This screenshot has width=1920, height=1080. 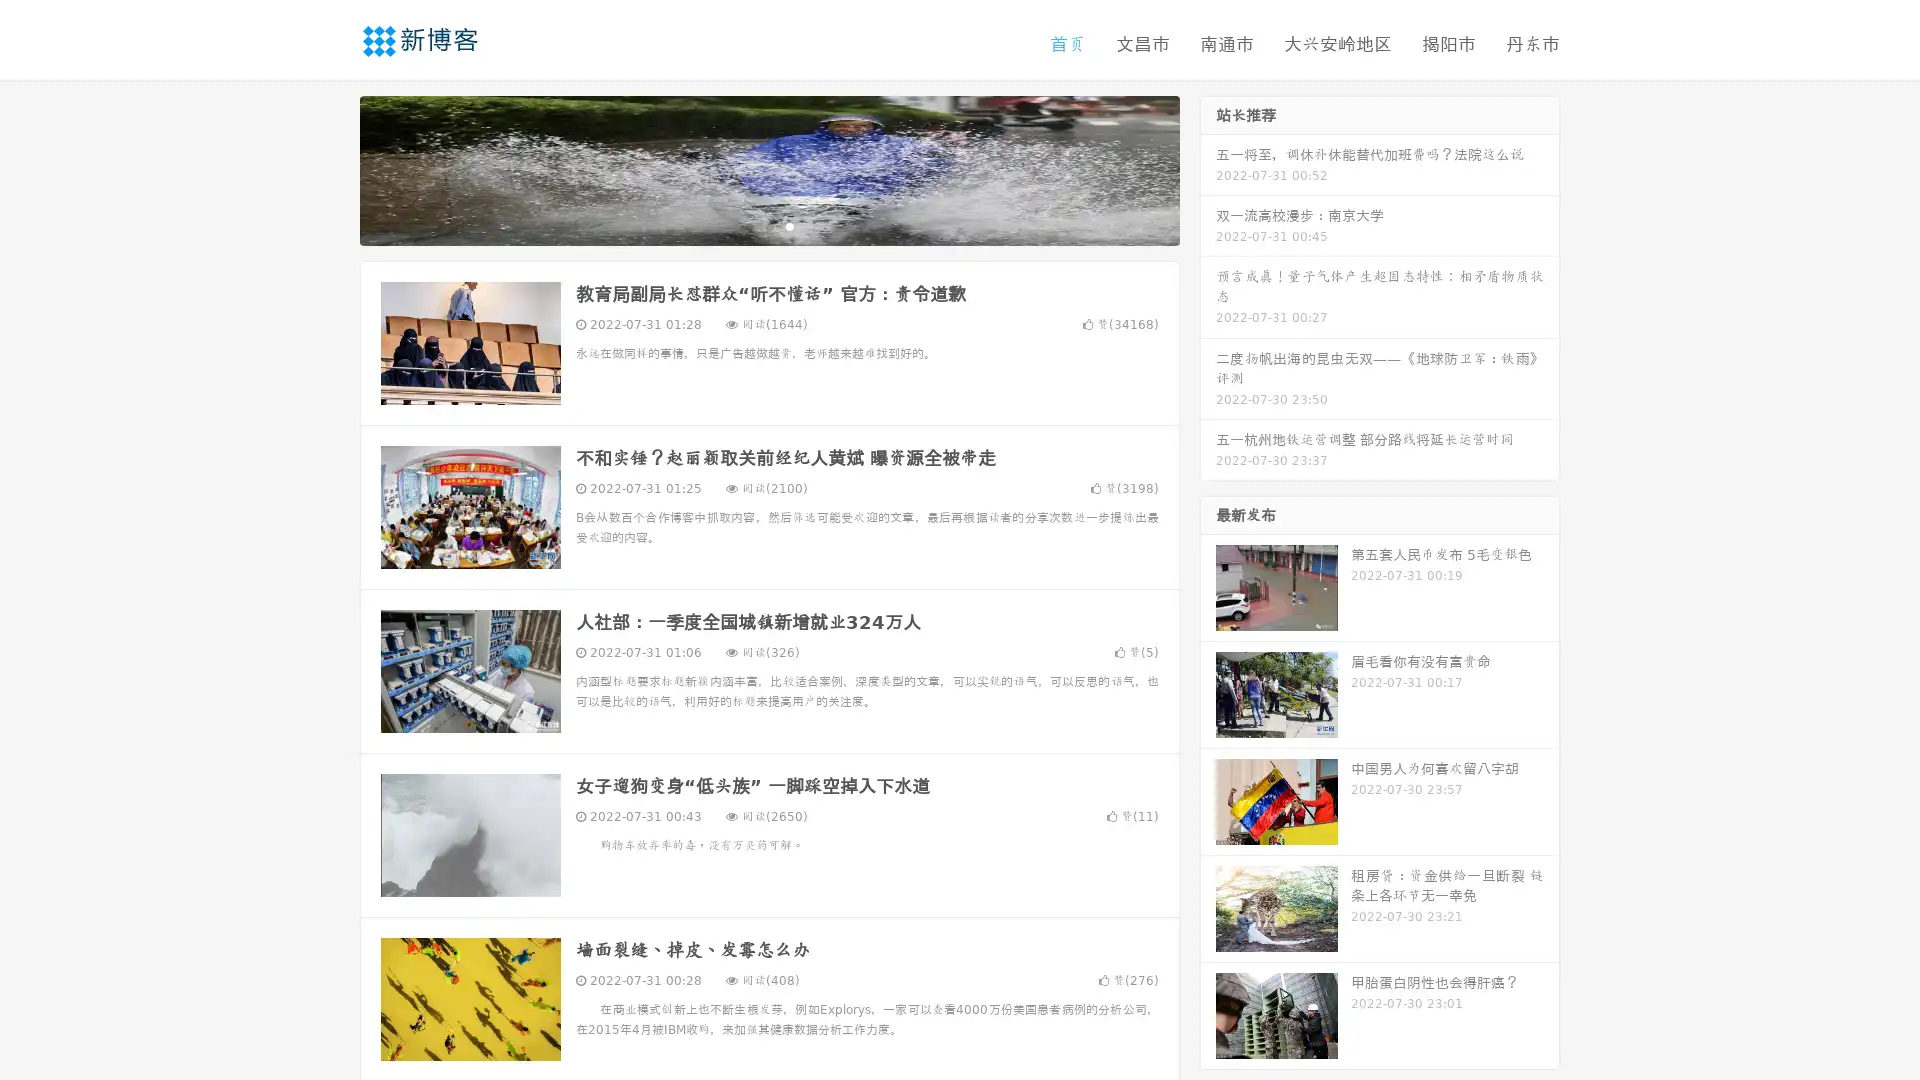 What do you see at coordinates (330, 168) in the screenshot?
I see `Previous slide` at bounding box center [330, 168].